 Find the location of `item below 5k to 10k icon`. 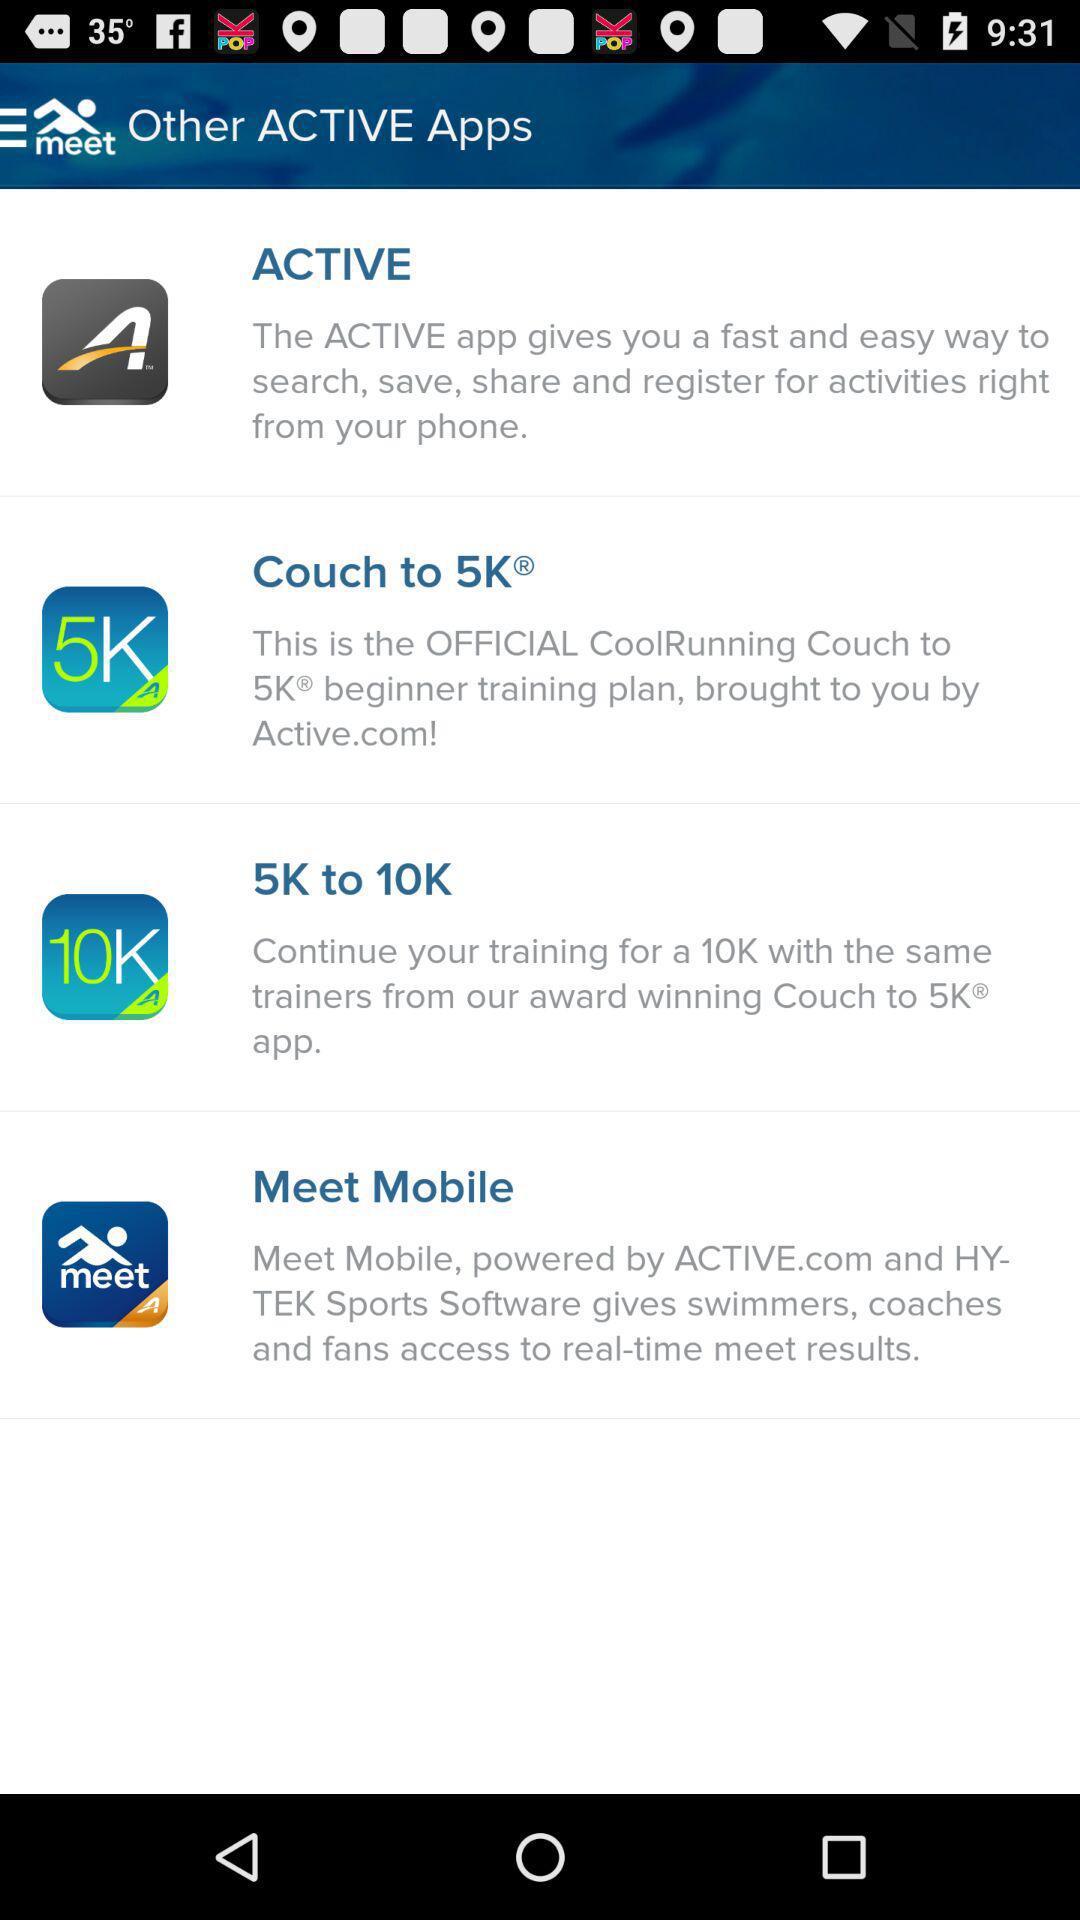

item below 5k to 10k icon is located at coordinates (655, 996).